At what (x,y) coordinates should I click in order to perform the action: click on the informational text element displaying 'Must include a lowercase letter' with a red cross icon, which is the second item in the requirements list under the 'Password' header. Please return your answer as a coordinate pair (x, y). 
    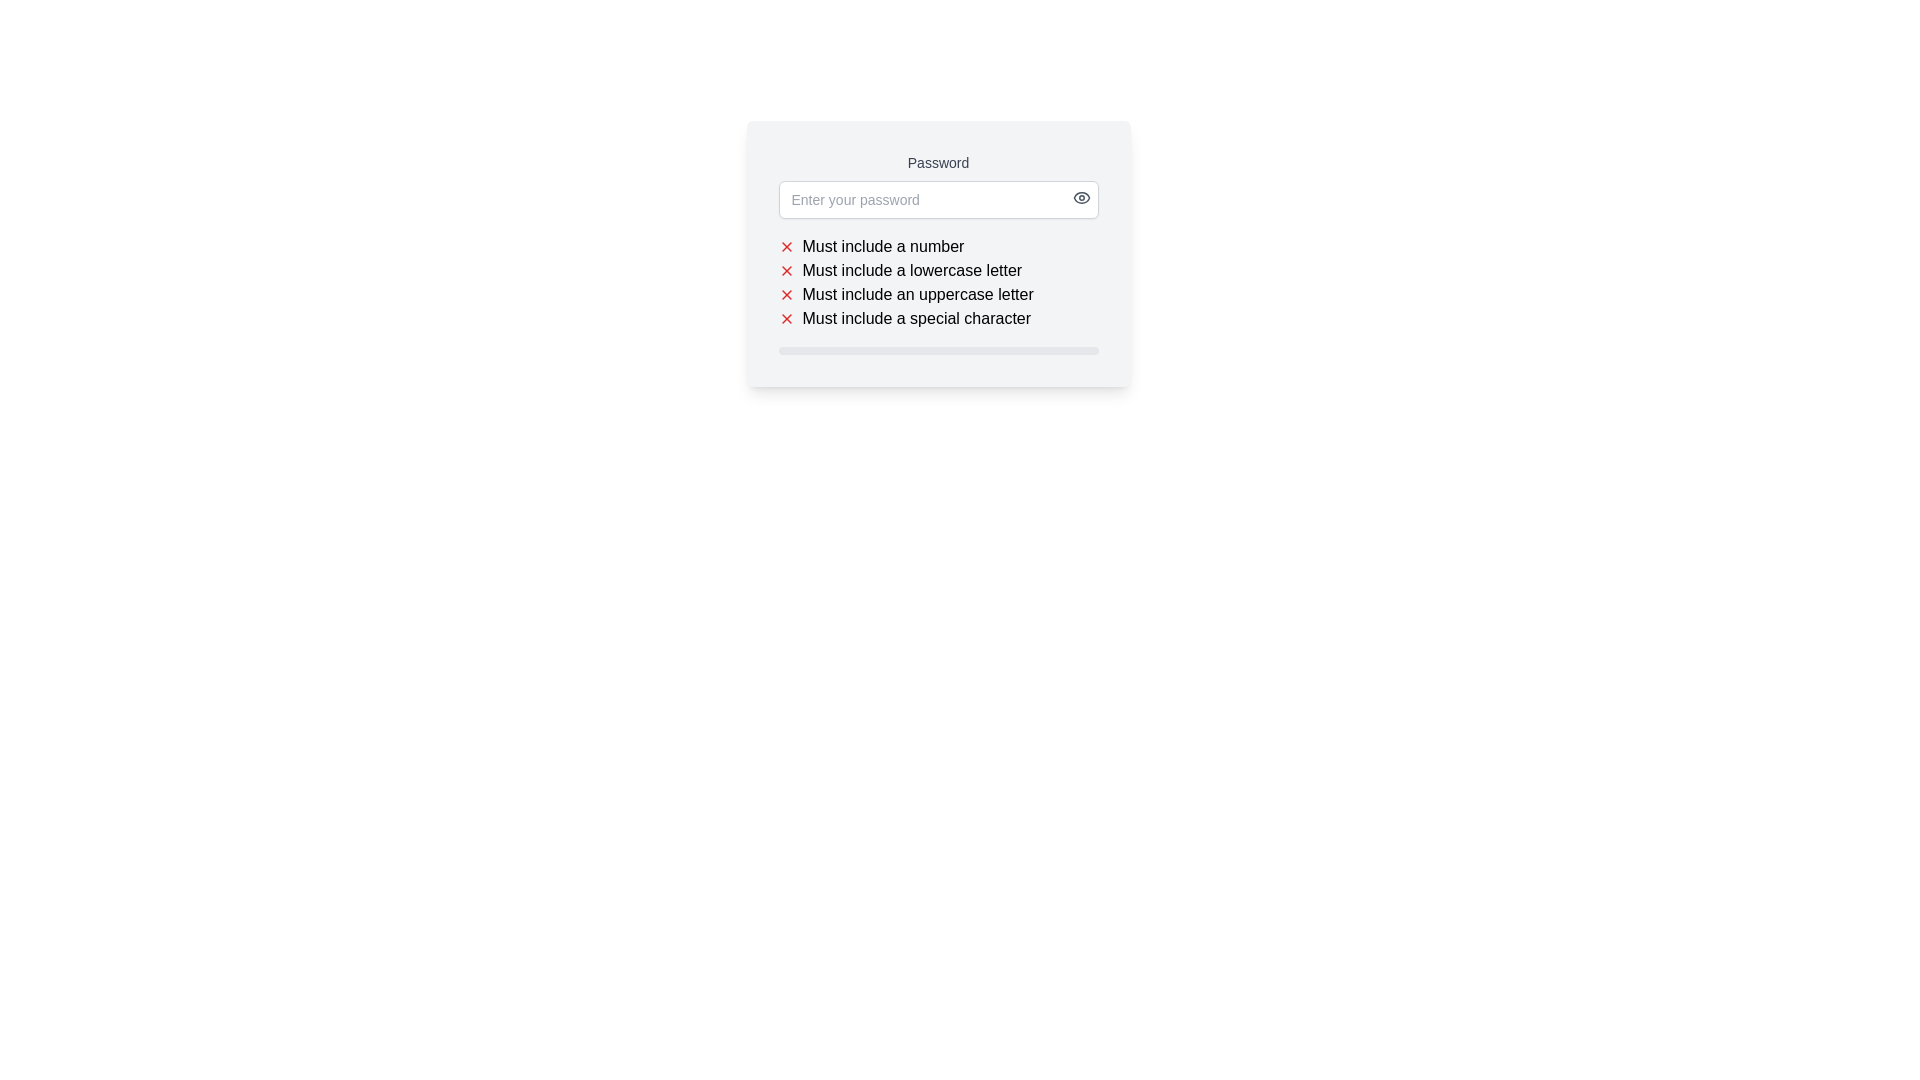
    Looking at the image, I should click on (937, 270).